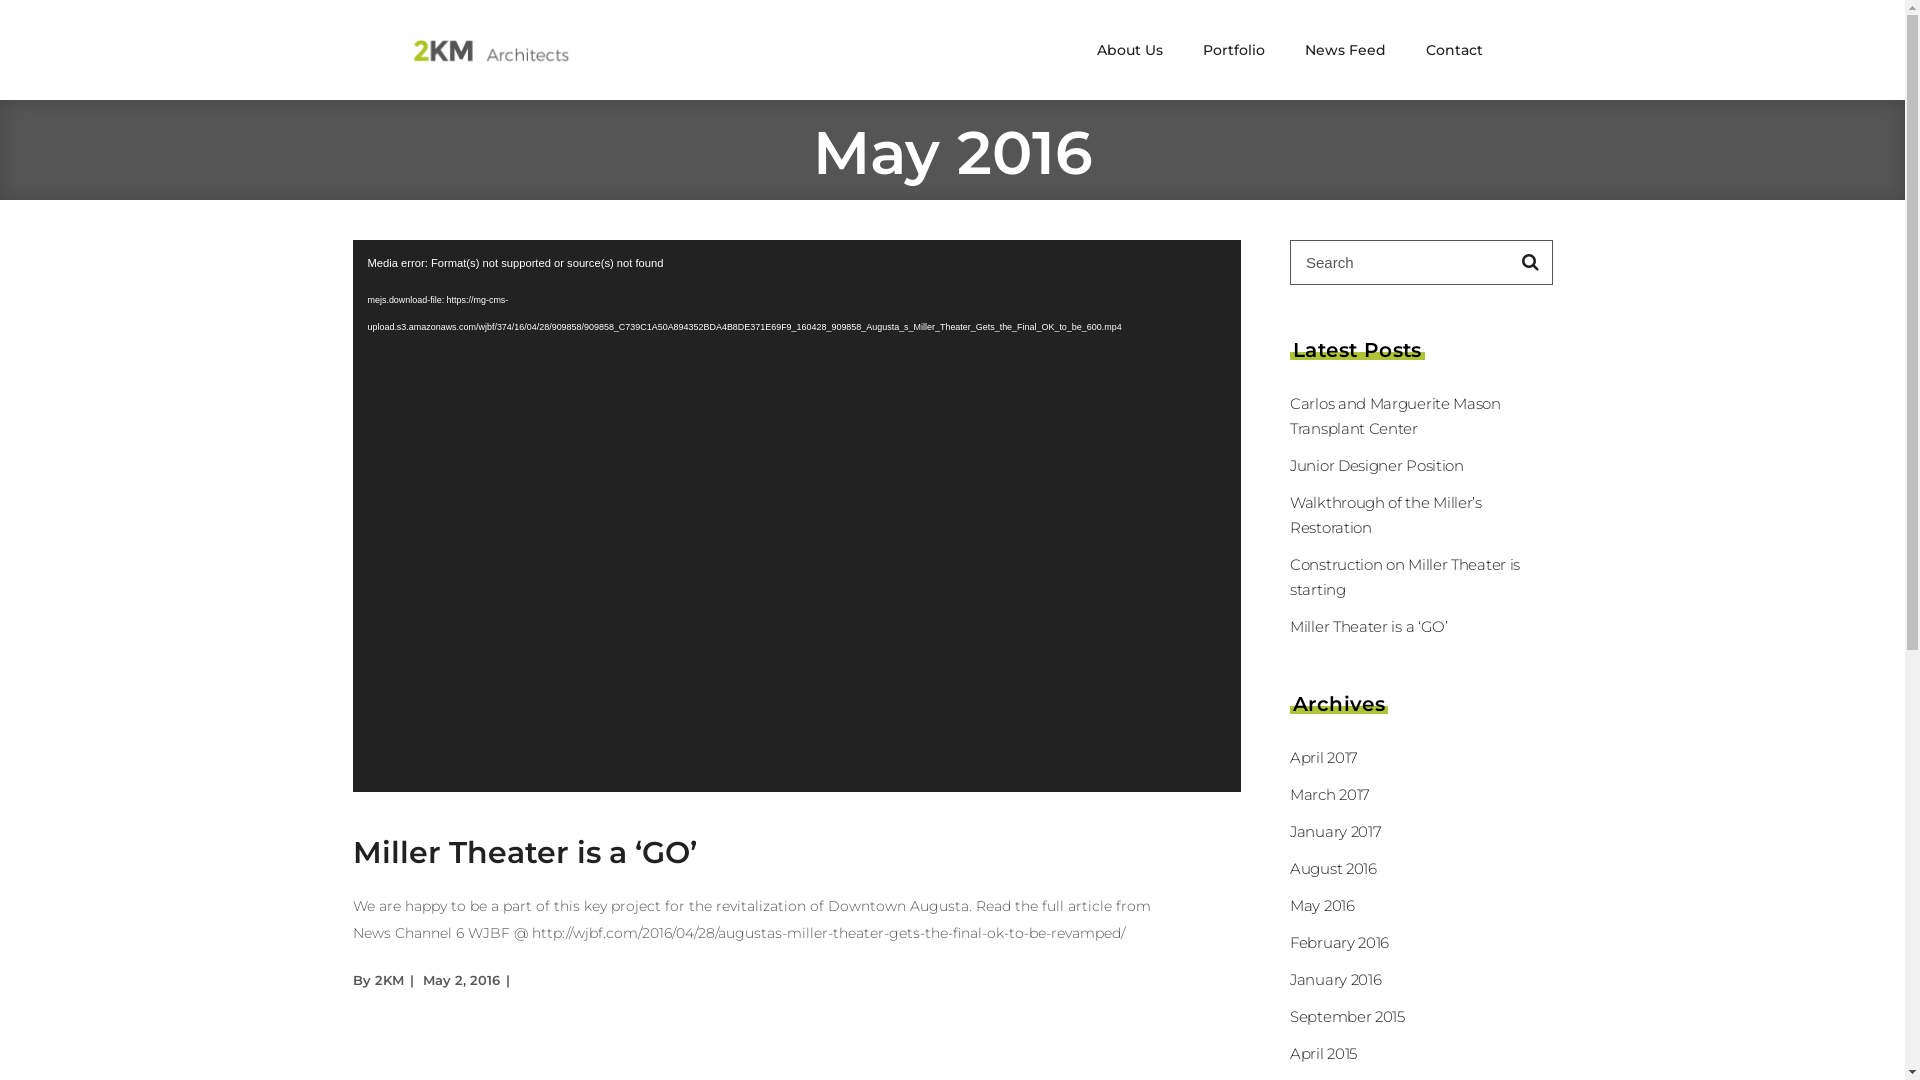 The width and height of the screenshot is (1920, 1080). What do you see at coordinates (1344, 49) in the screenshot?
I see `'News Feed'` at bounding box center [1344, 49].